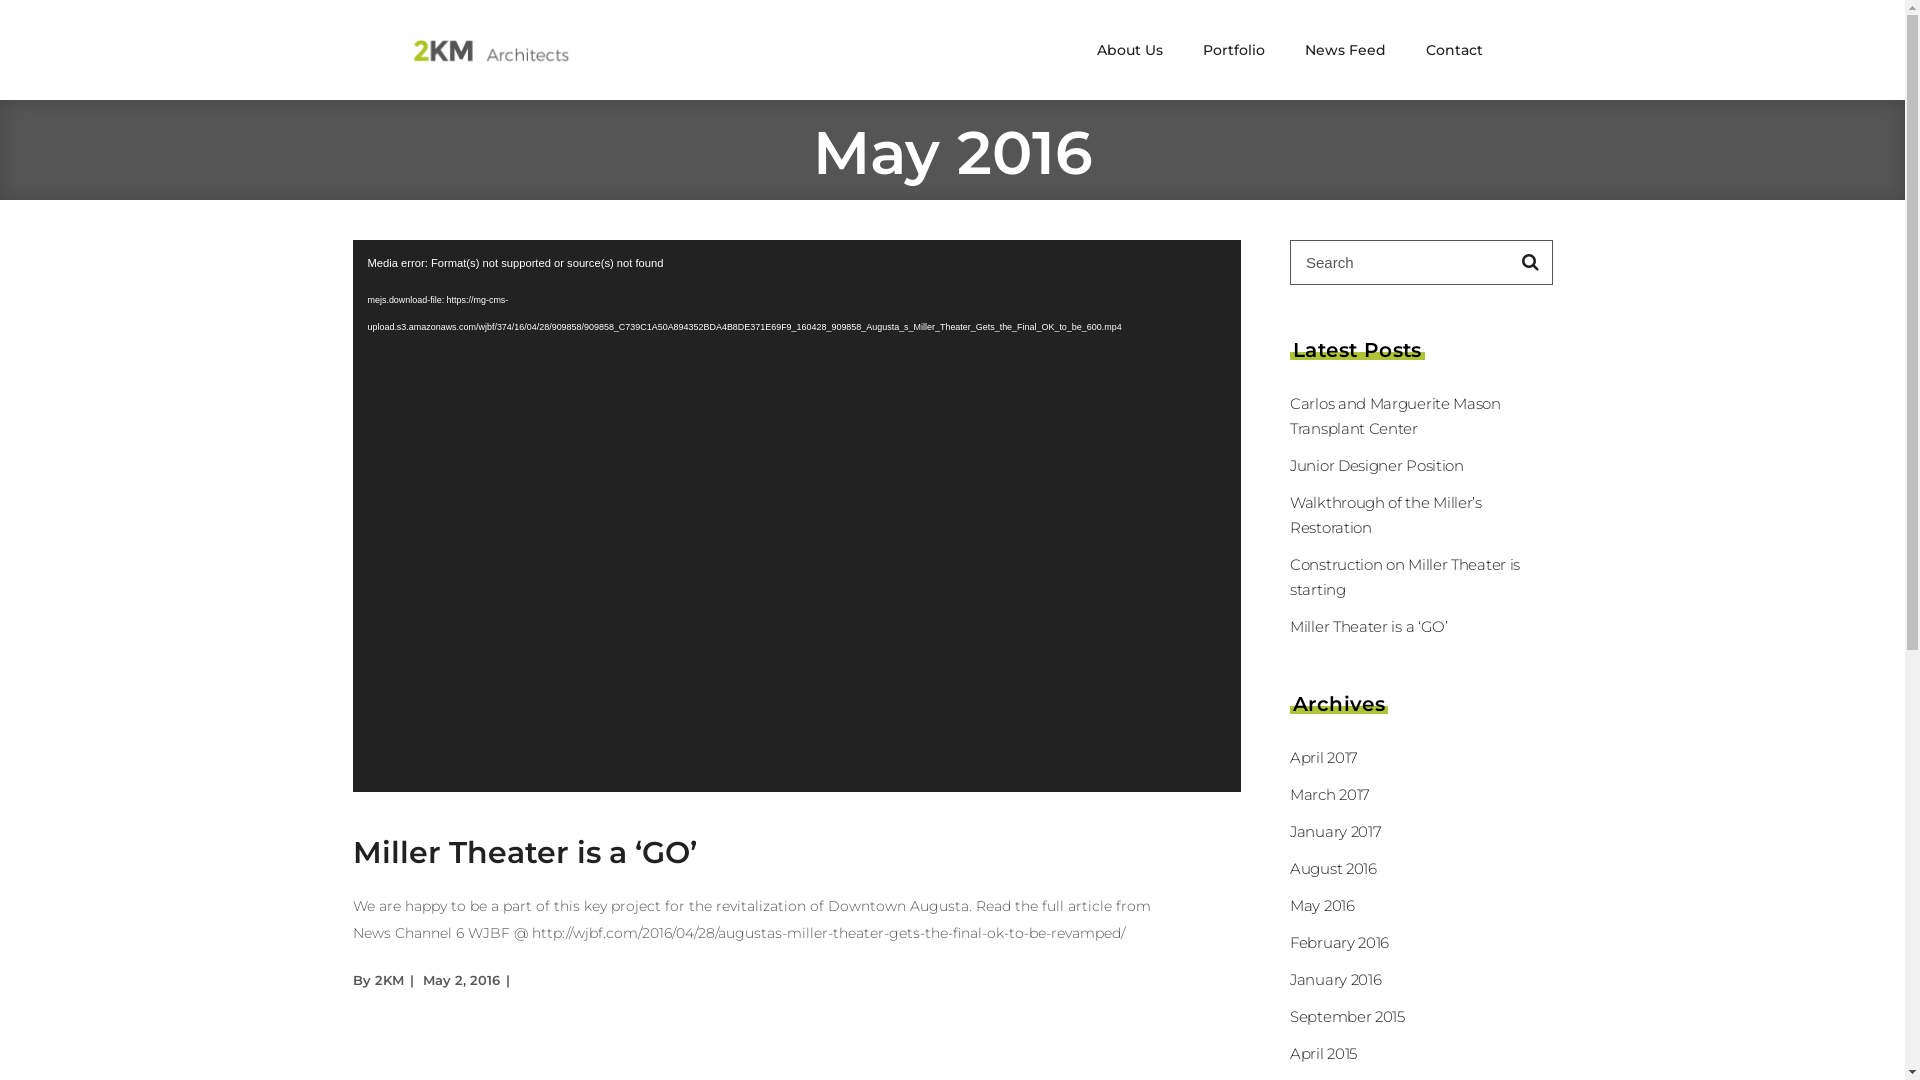 The width and height of the screenshot is (1920, 1080). What do you see at coordinates (1344, 49) in the screenshot?
I see `'News Feed'` at bounding box center [1344, 49].